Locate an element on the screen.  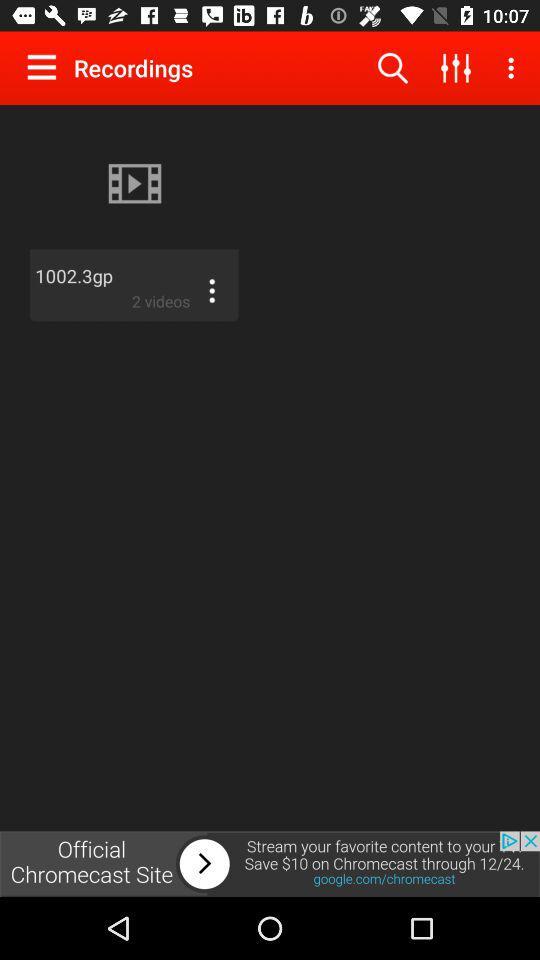
open options is located at coordinates (210, 289).